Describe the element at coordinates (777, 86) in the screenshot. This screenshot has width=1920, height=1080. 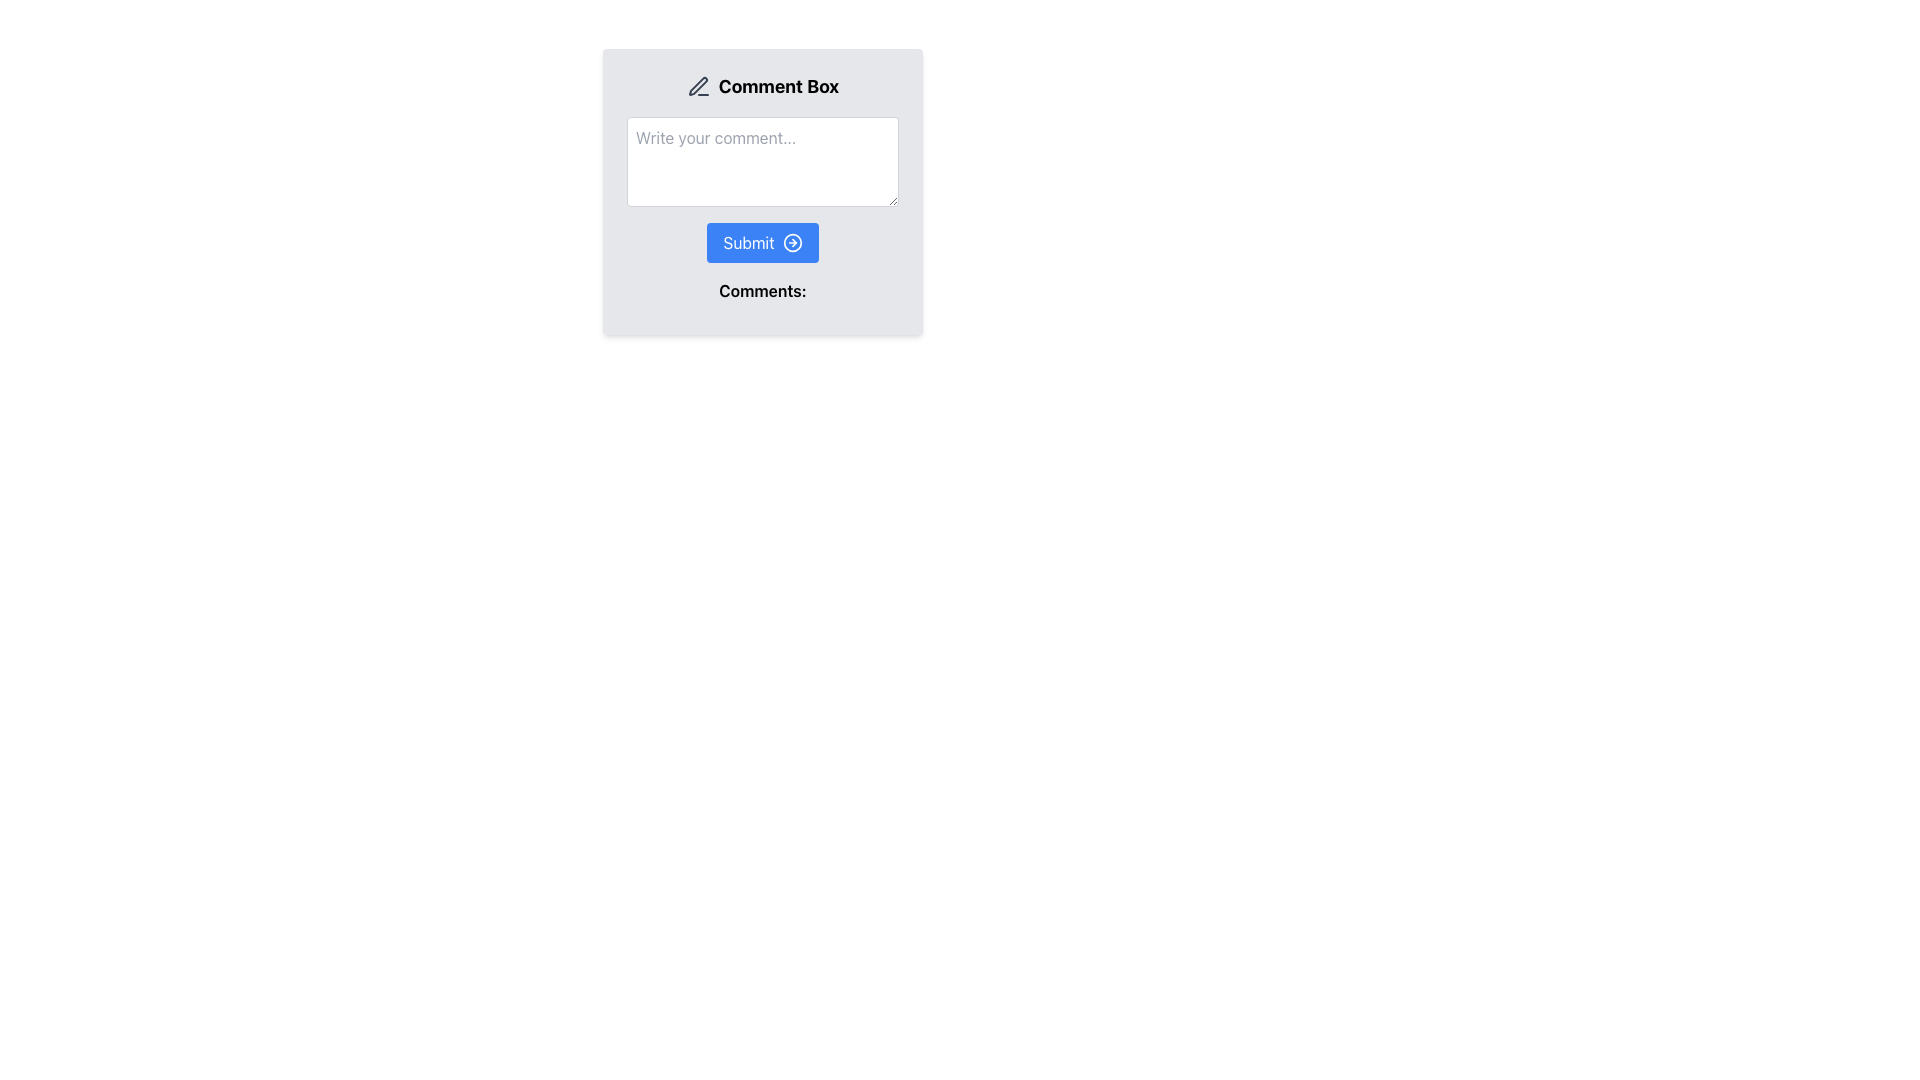
I see `the bold text element labeled 'Comment Box' that is positioned next to a pen icon, indicating the title for the comment section` at that location.